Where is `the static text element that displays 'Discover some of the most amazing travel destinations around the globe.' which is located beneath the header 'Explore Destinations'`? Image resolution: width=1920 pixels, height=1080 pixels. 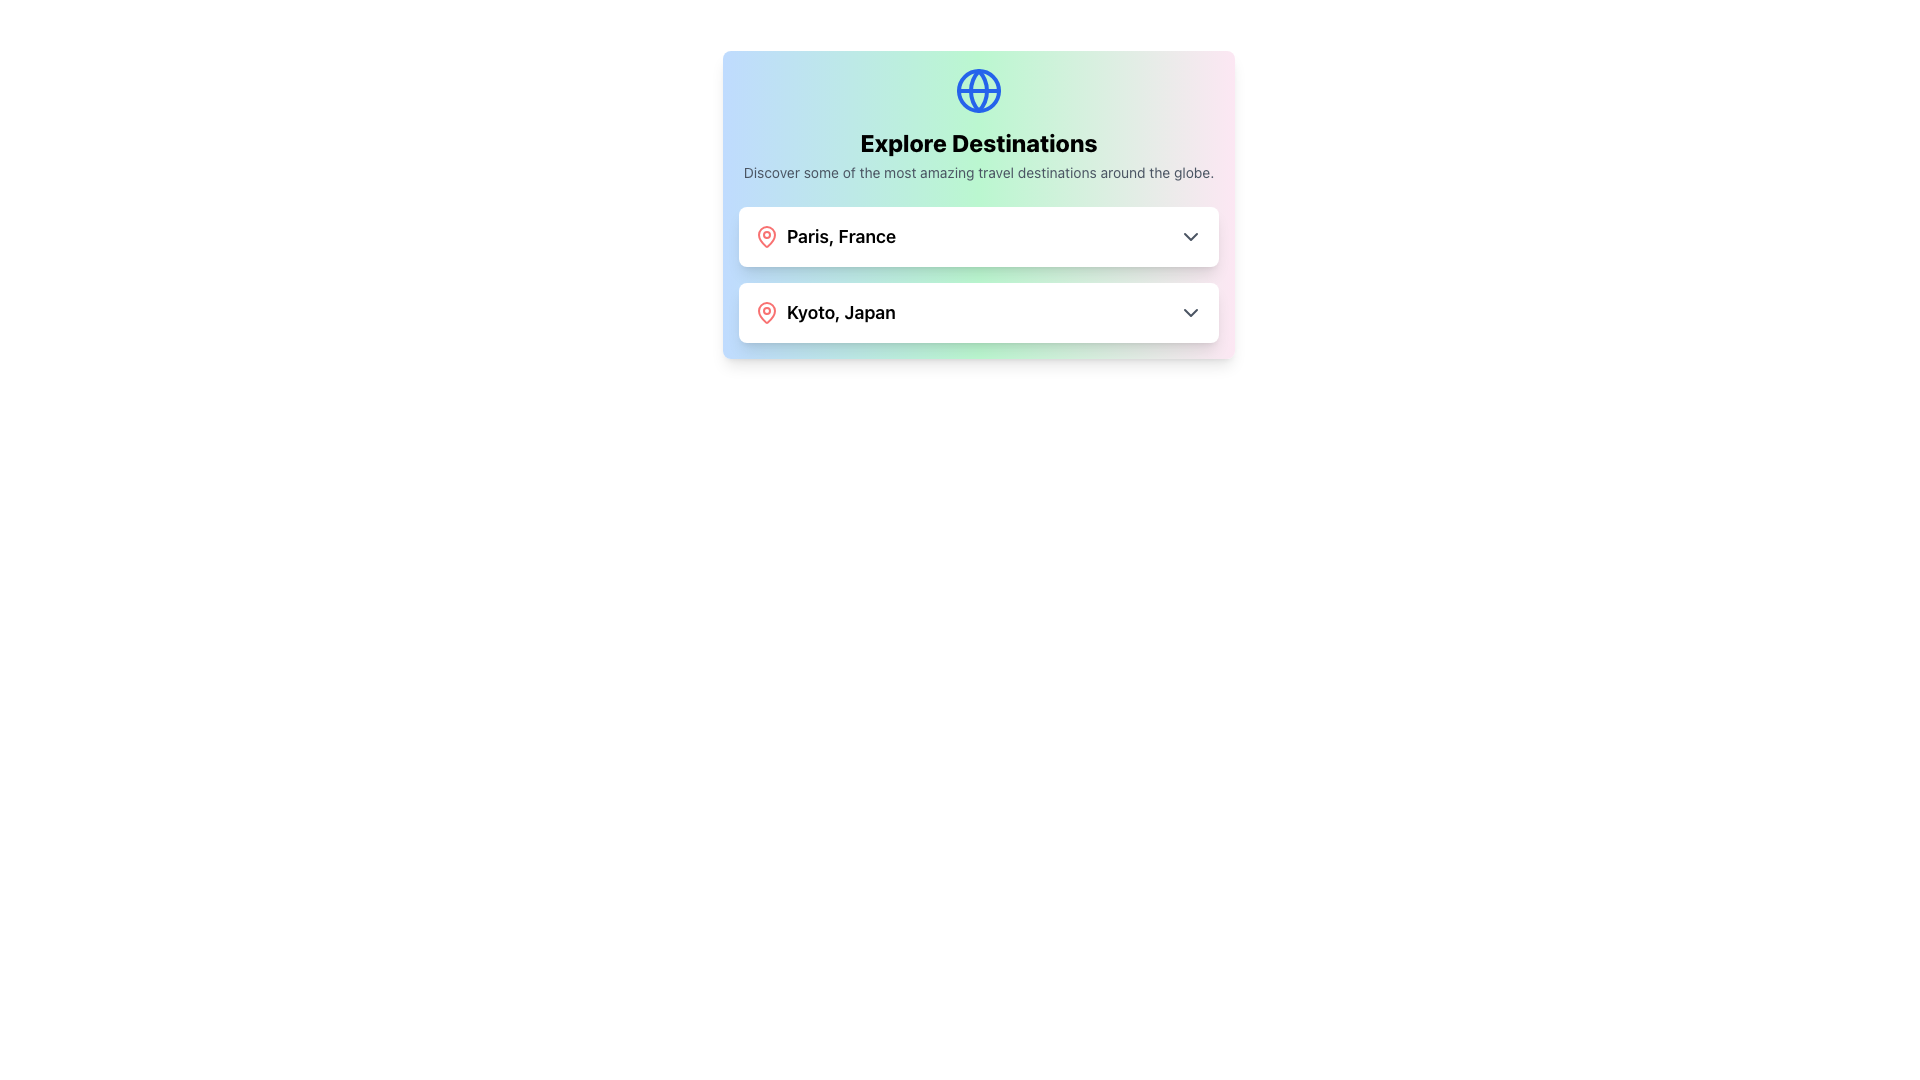
the static text element that displays 'Discover some of the most amazing travel destinations around the globe.' which is located beneath the header 'Explore Destinations' is located at coordinates (979, 172).